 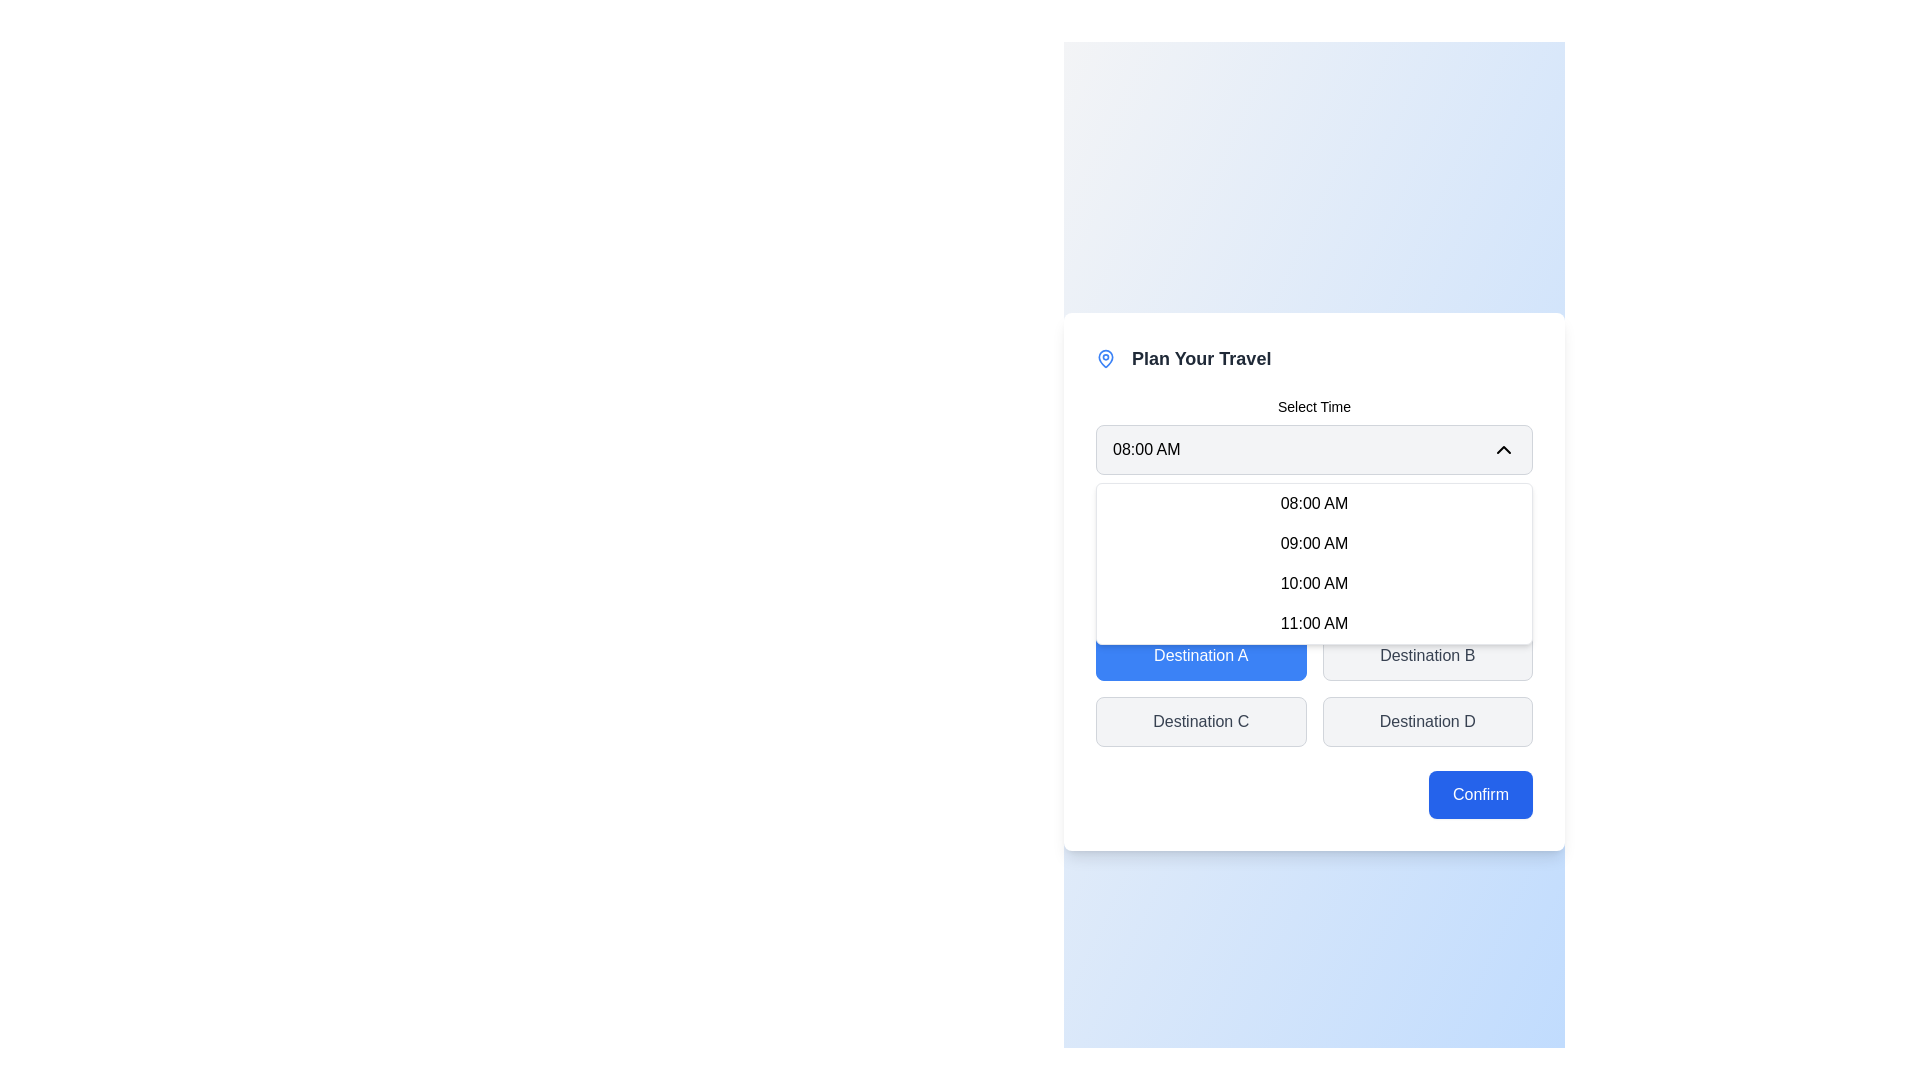 I want to click on the '08:00 AM' time option in the dropdown menu, so click(x=1314, y=503).